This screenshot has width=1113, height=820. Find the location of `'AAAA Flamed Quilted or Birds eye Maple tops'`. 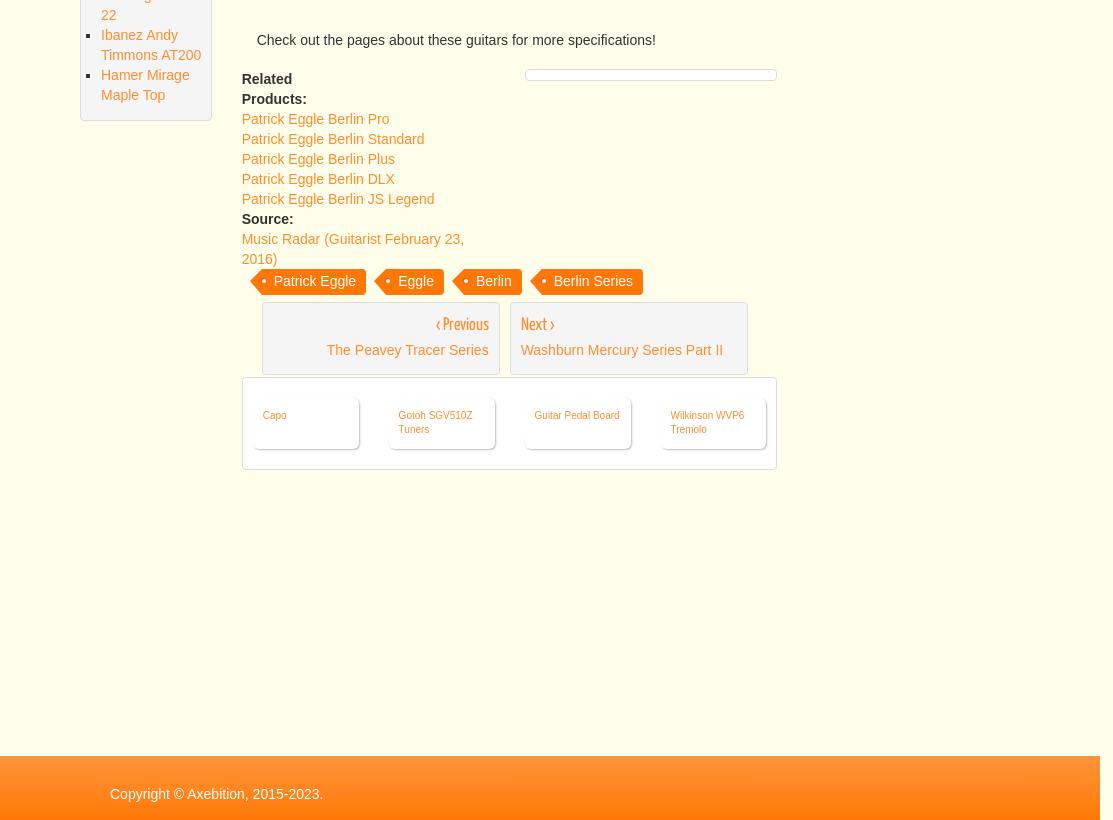

'AAAA Flamed Quilted or Birds eye Maple tops' is located at coordinates (507, 95).